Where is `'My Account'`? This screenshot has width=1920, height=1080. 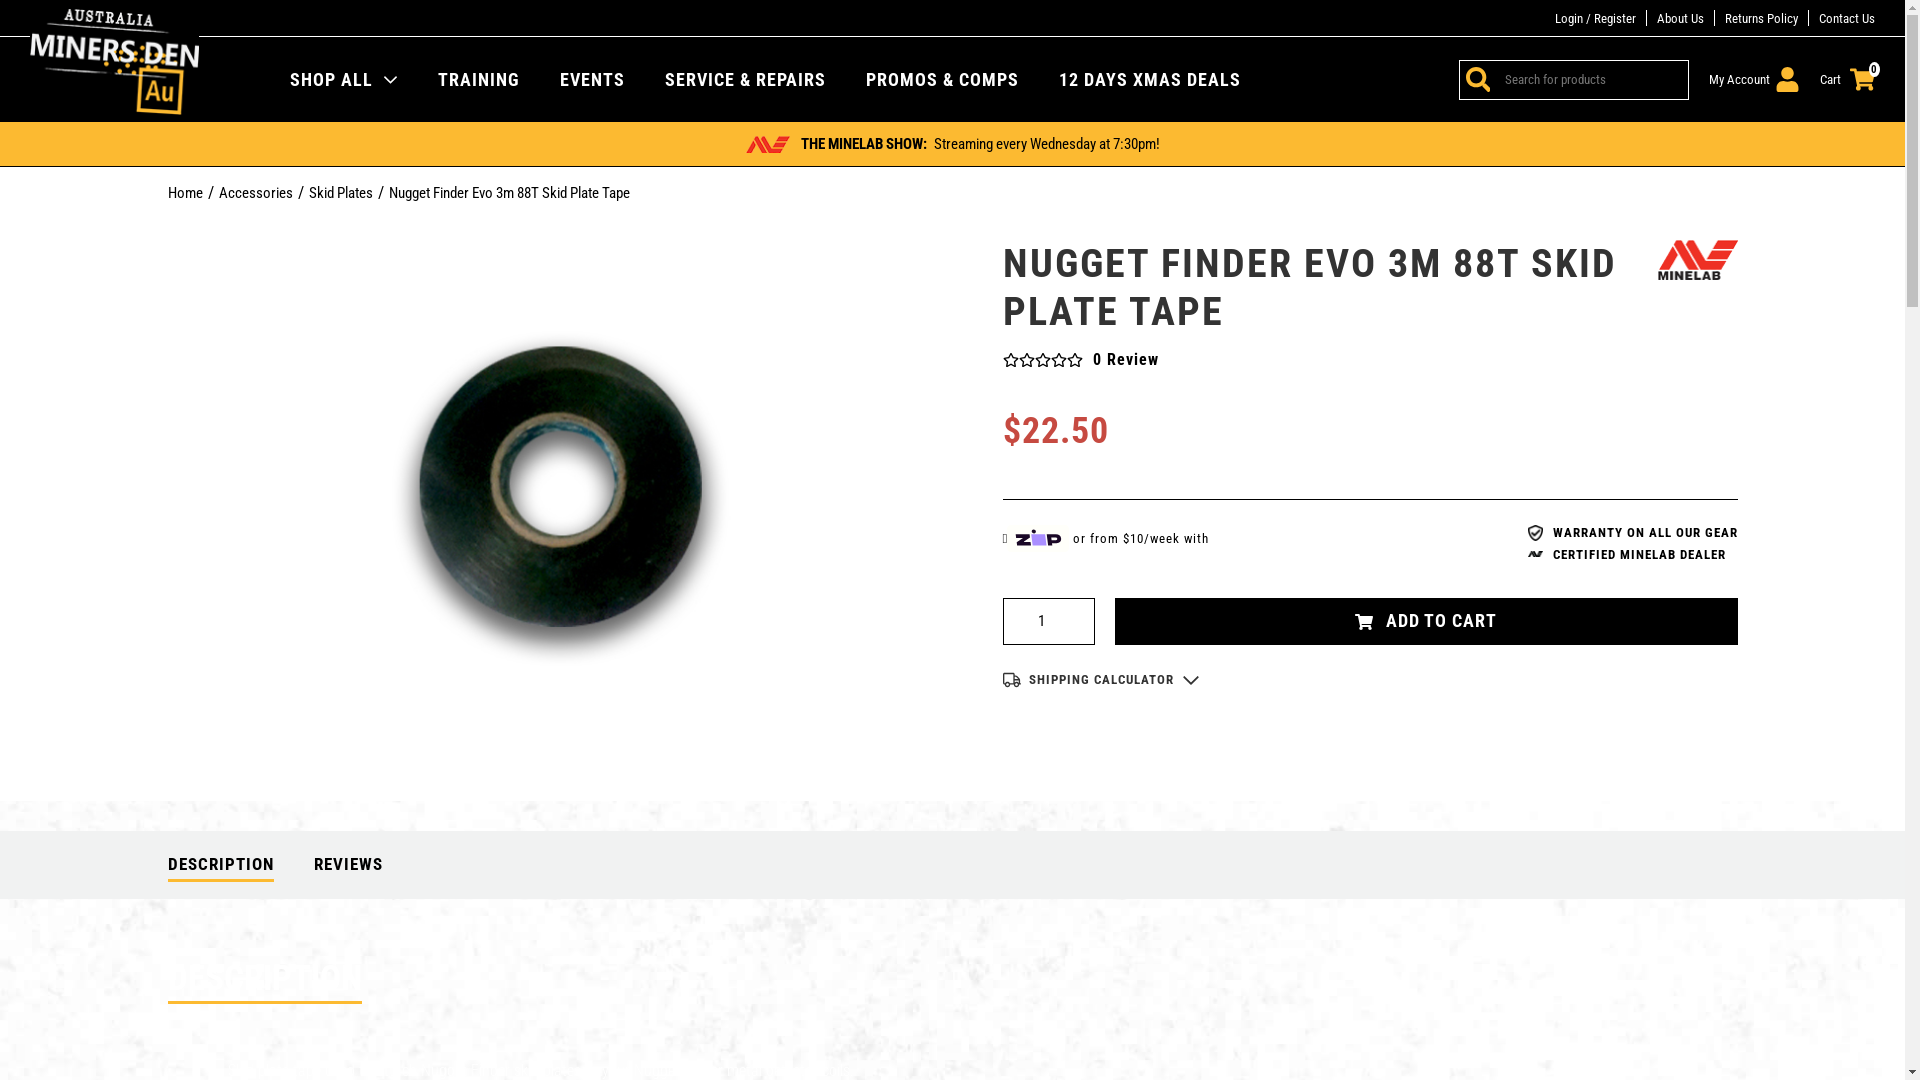
'My Account' is located at coordinates (1753, 78).